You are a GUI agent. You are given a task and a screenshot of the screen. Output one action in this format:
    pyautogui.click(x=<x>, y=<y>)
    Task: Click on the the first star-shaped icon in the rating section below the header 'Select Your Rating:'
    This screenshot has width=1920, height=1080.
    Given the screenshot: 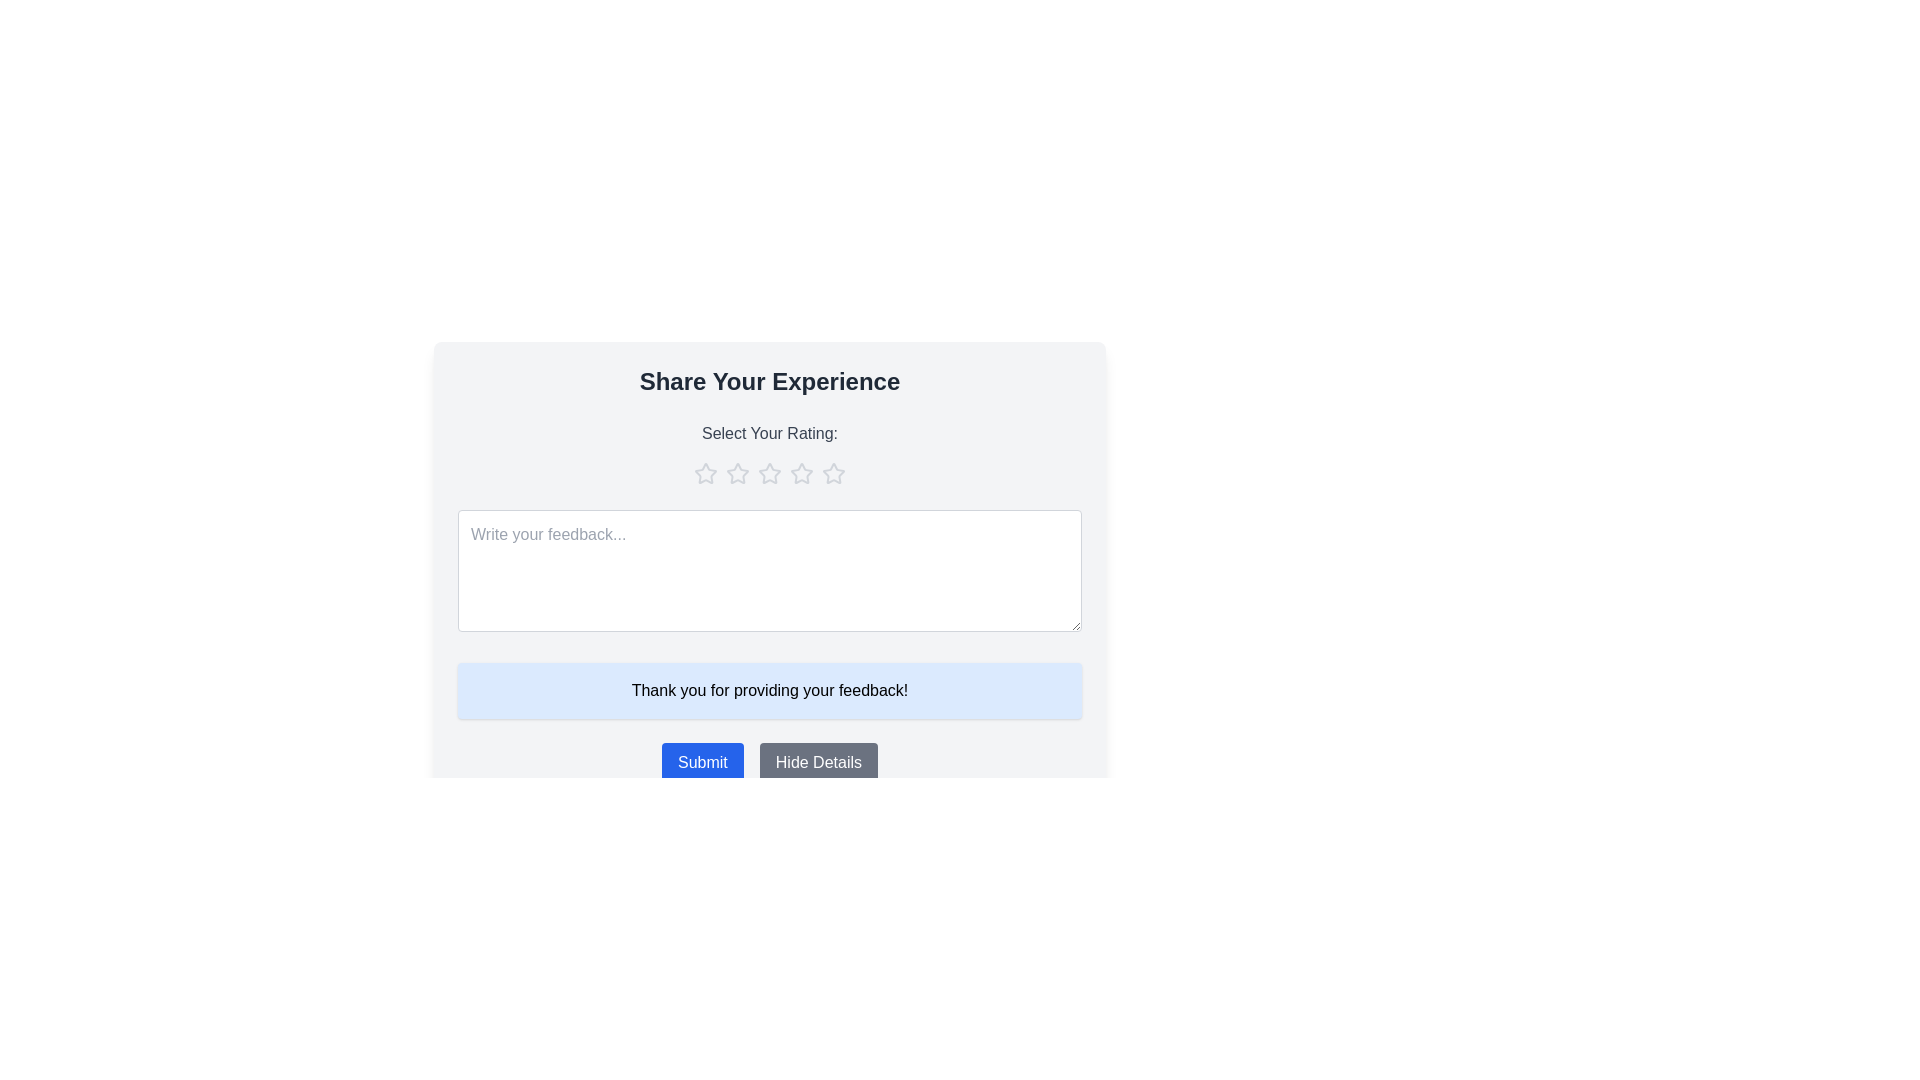 What is the action you would take?
    pyautogui.click(x=737, y=473)
    